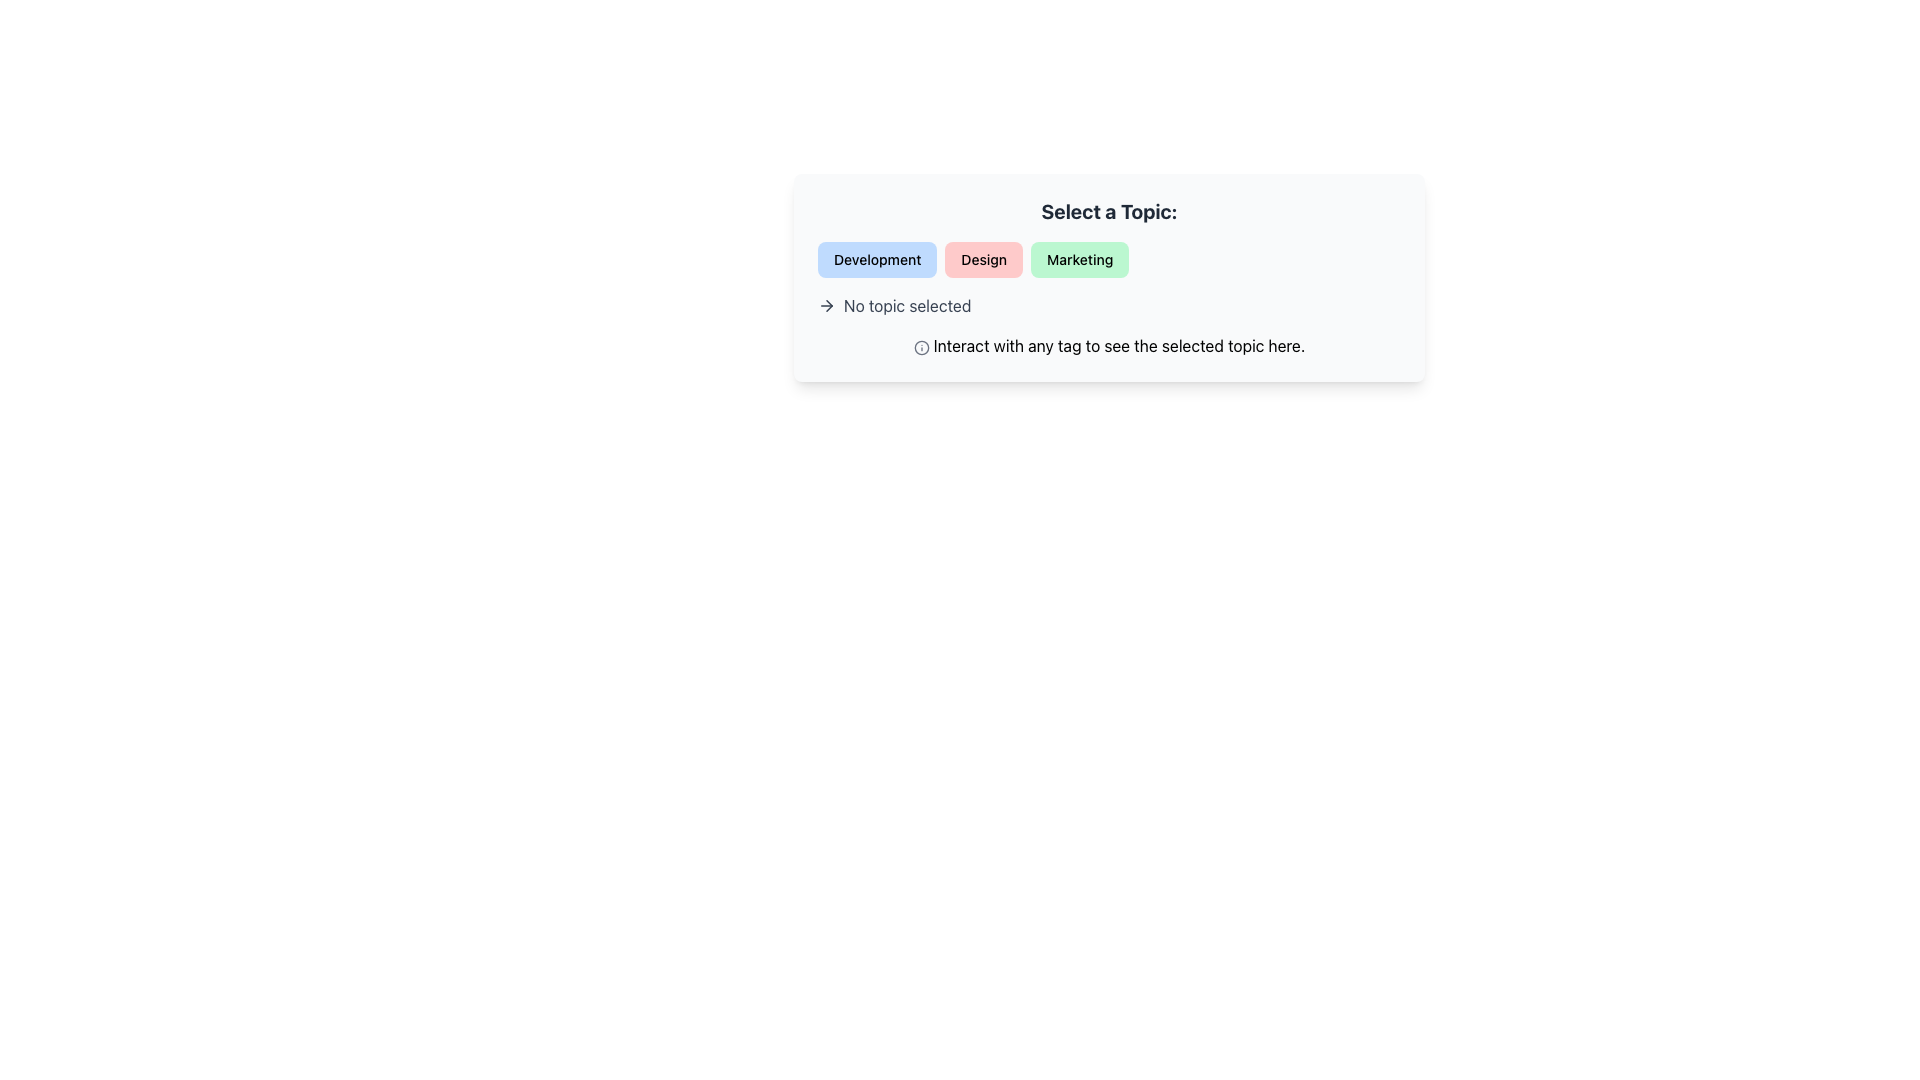  What do you see at coordinates (1108, 212) in the screenshot?
I see `the bold, large-sized static text stating 'Select a Topic:' with a gray font color, located at the top of the card-like section` at bounding box center [1108, 212].